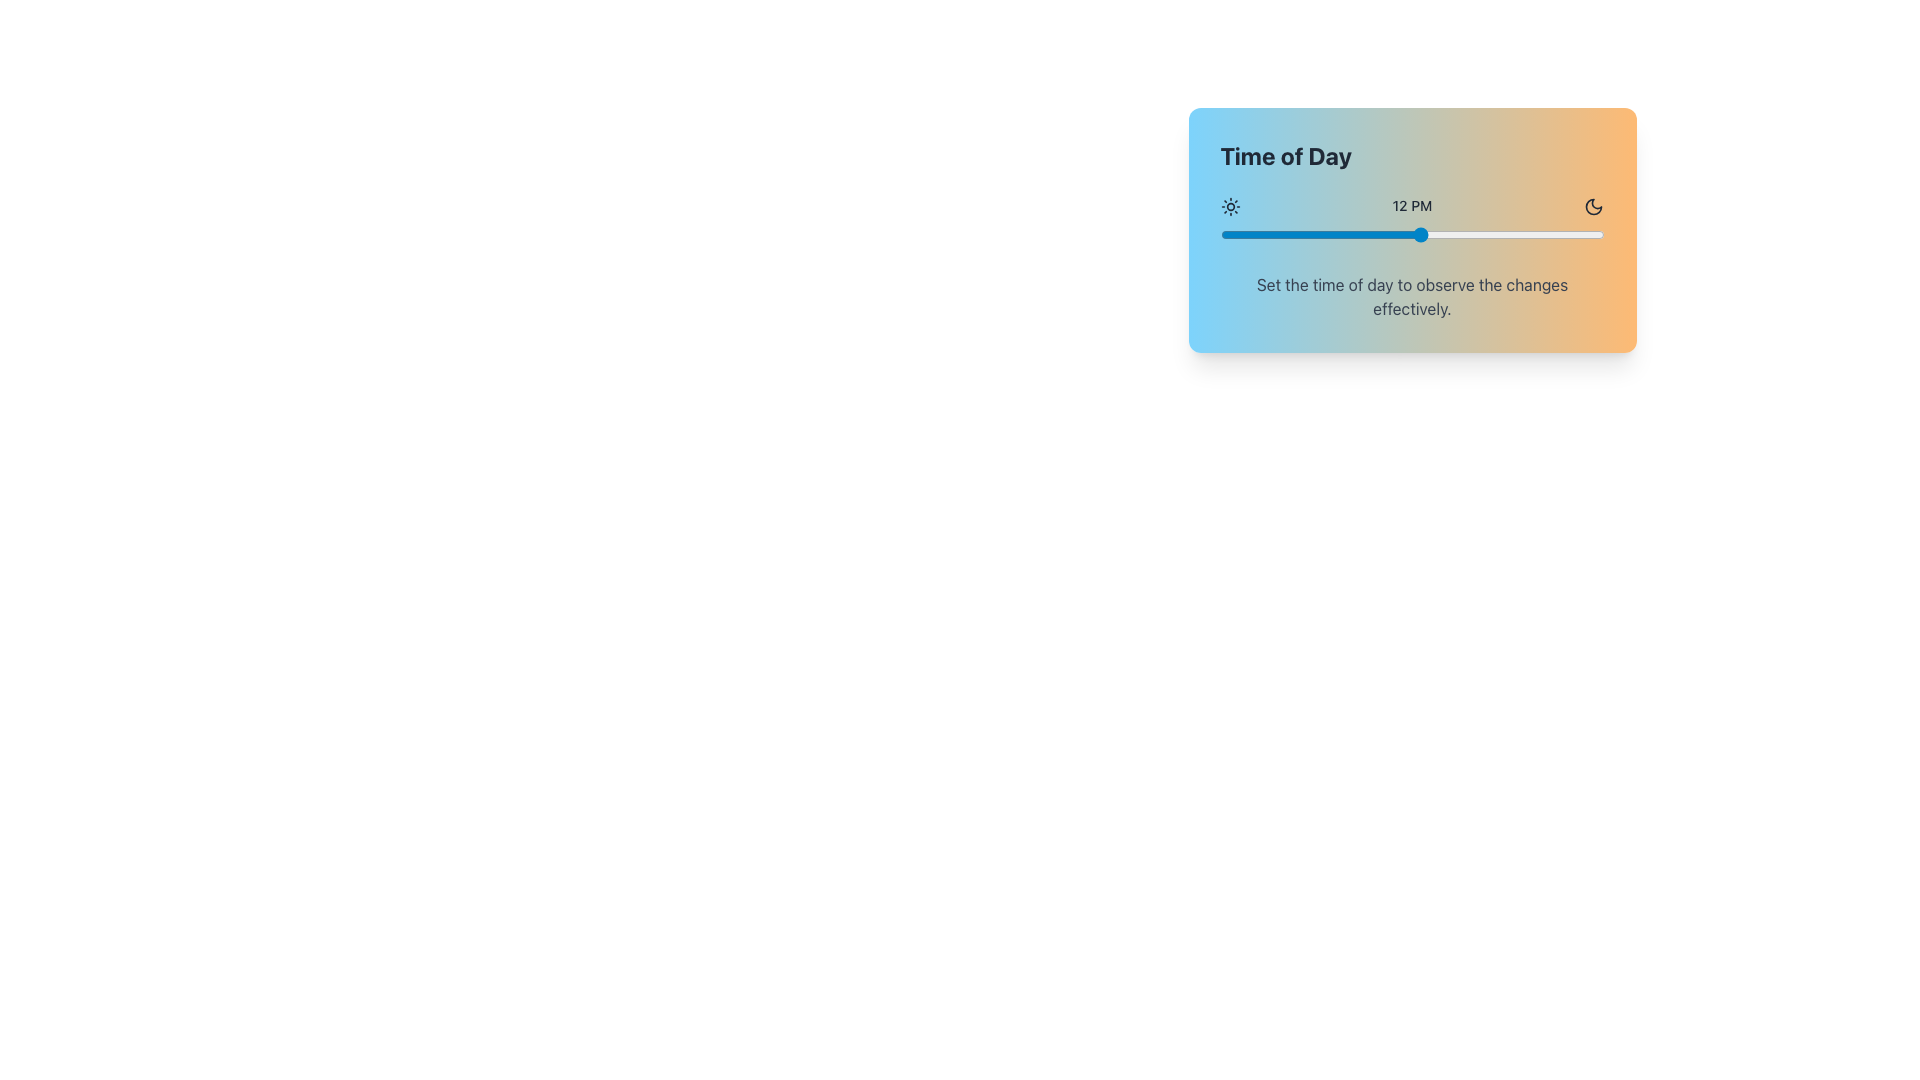 The width and height of the screenshot is (1920, 1080). What do you see at coordinates (1593, 206) in the screenshot?
I see `the nighttime mode toggle icon located at the far right of the control panel` at bounding box center [1593, 206].